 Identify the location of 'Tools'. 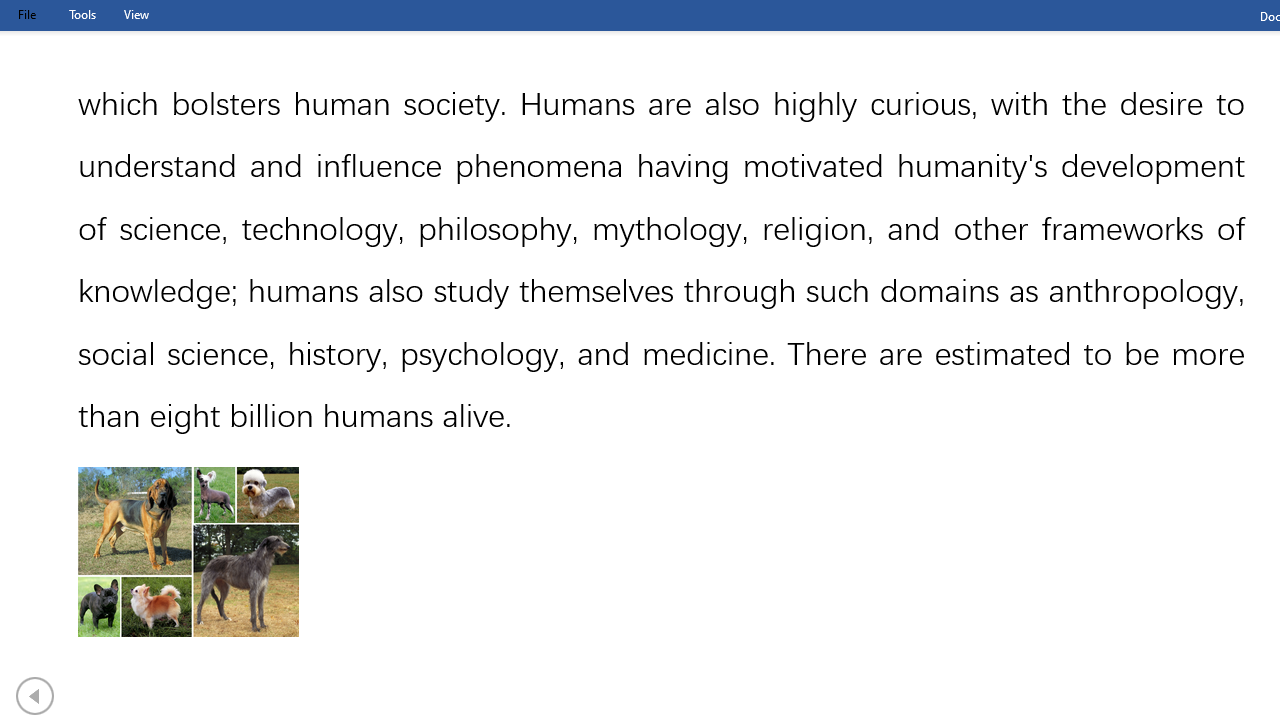
(81, 14).